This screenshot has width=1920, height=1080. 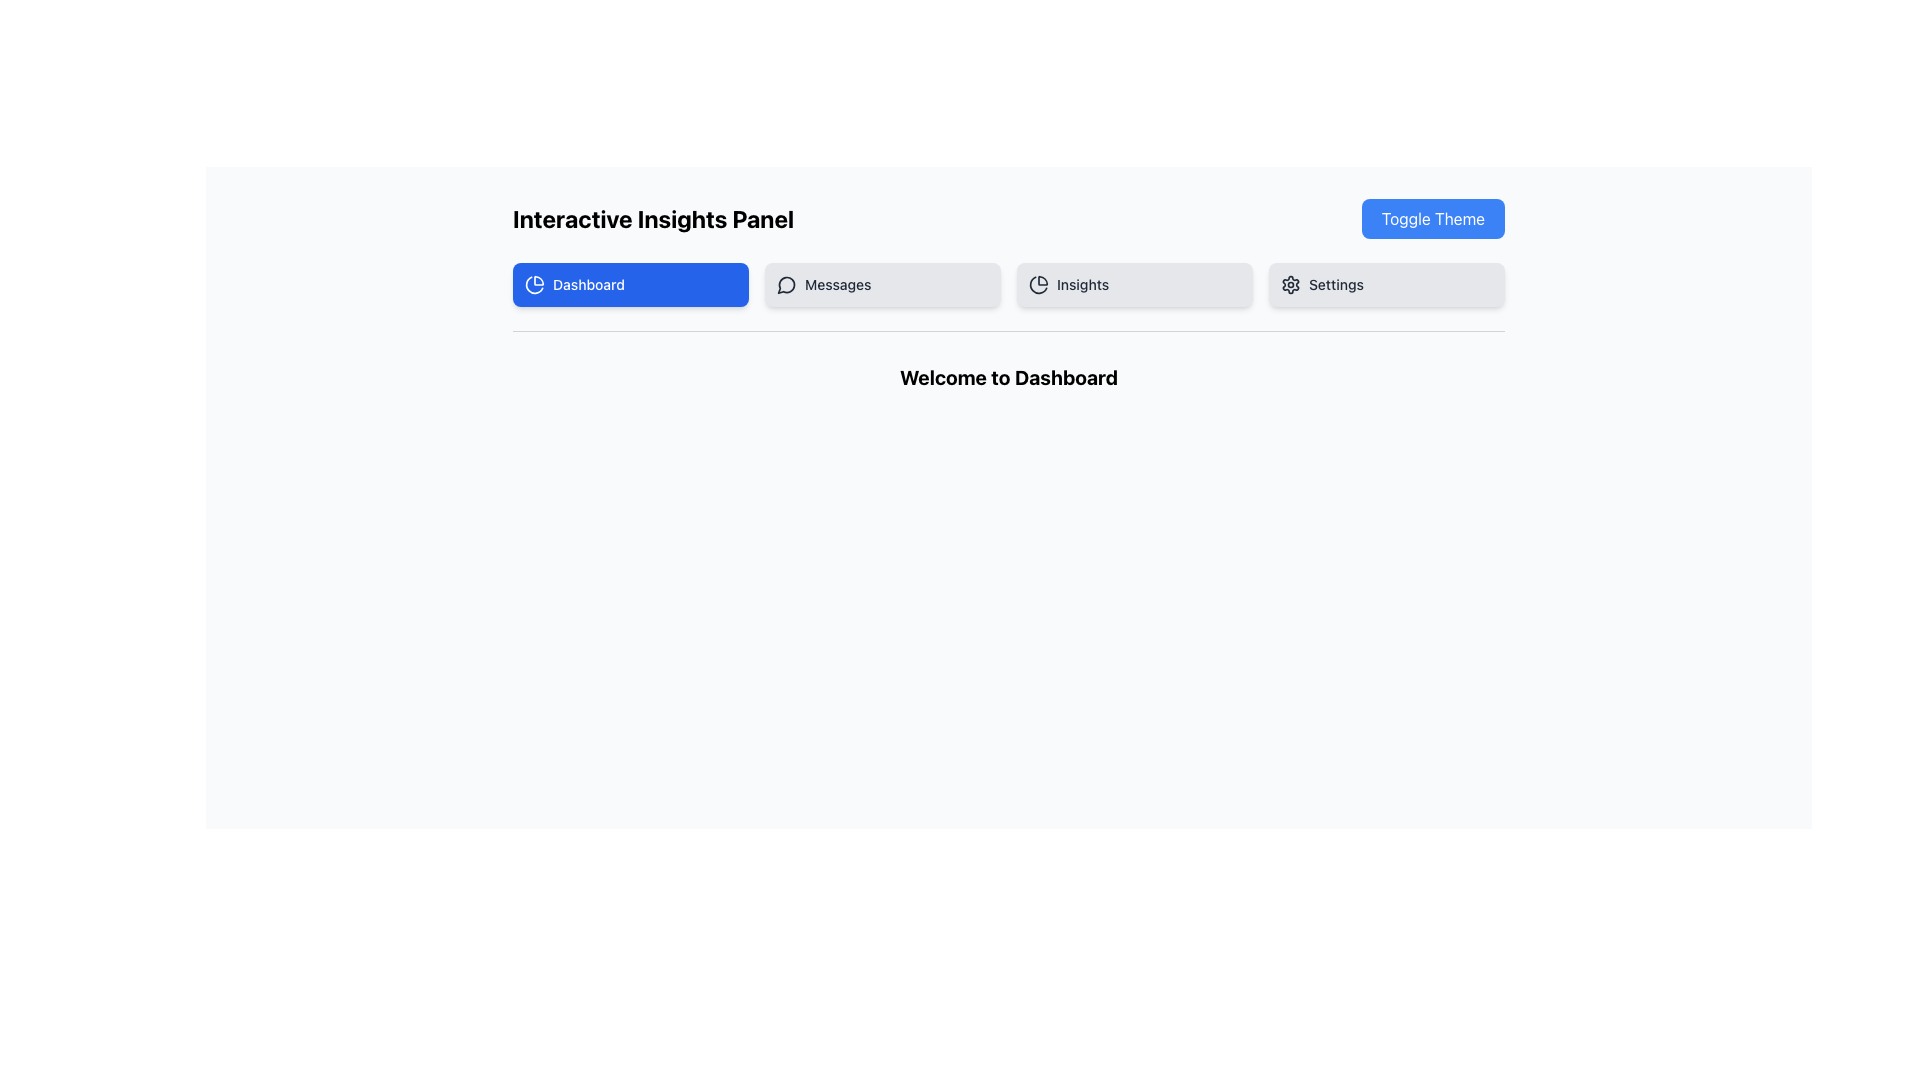 I want to click on the gear-shaped 'Settings' icon, which is the rightmost button in the navigation array, indicating settings functionality, so click(x=1291, y=285).